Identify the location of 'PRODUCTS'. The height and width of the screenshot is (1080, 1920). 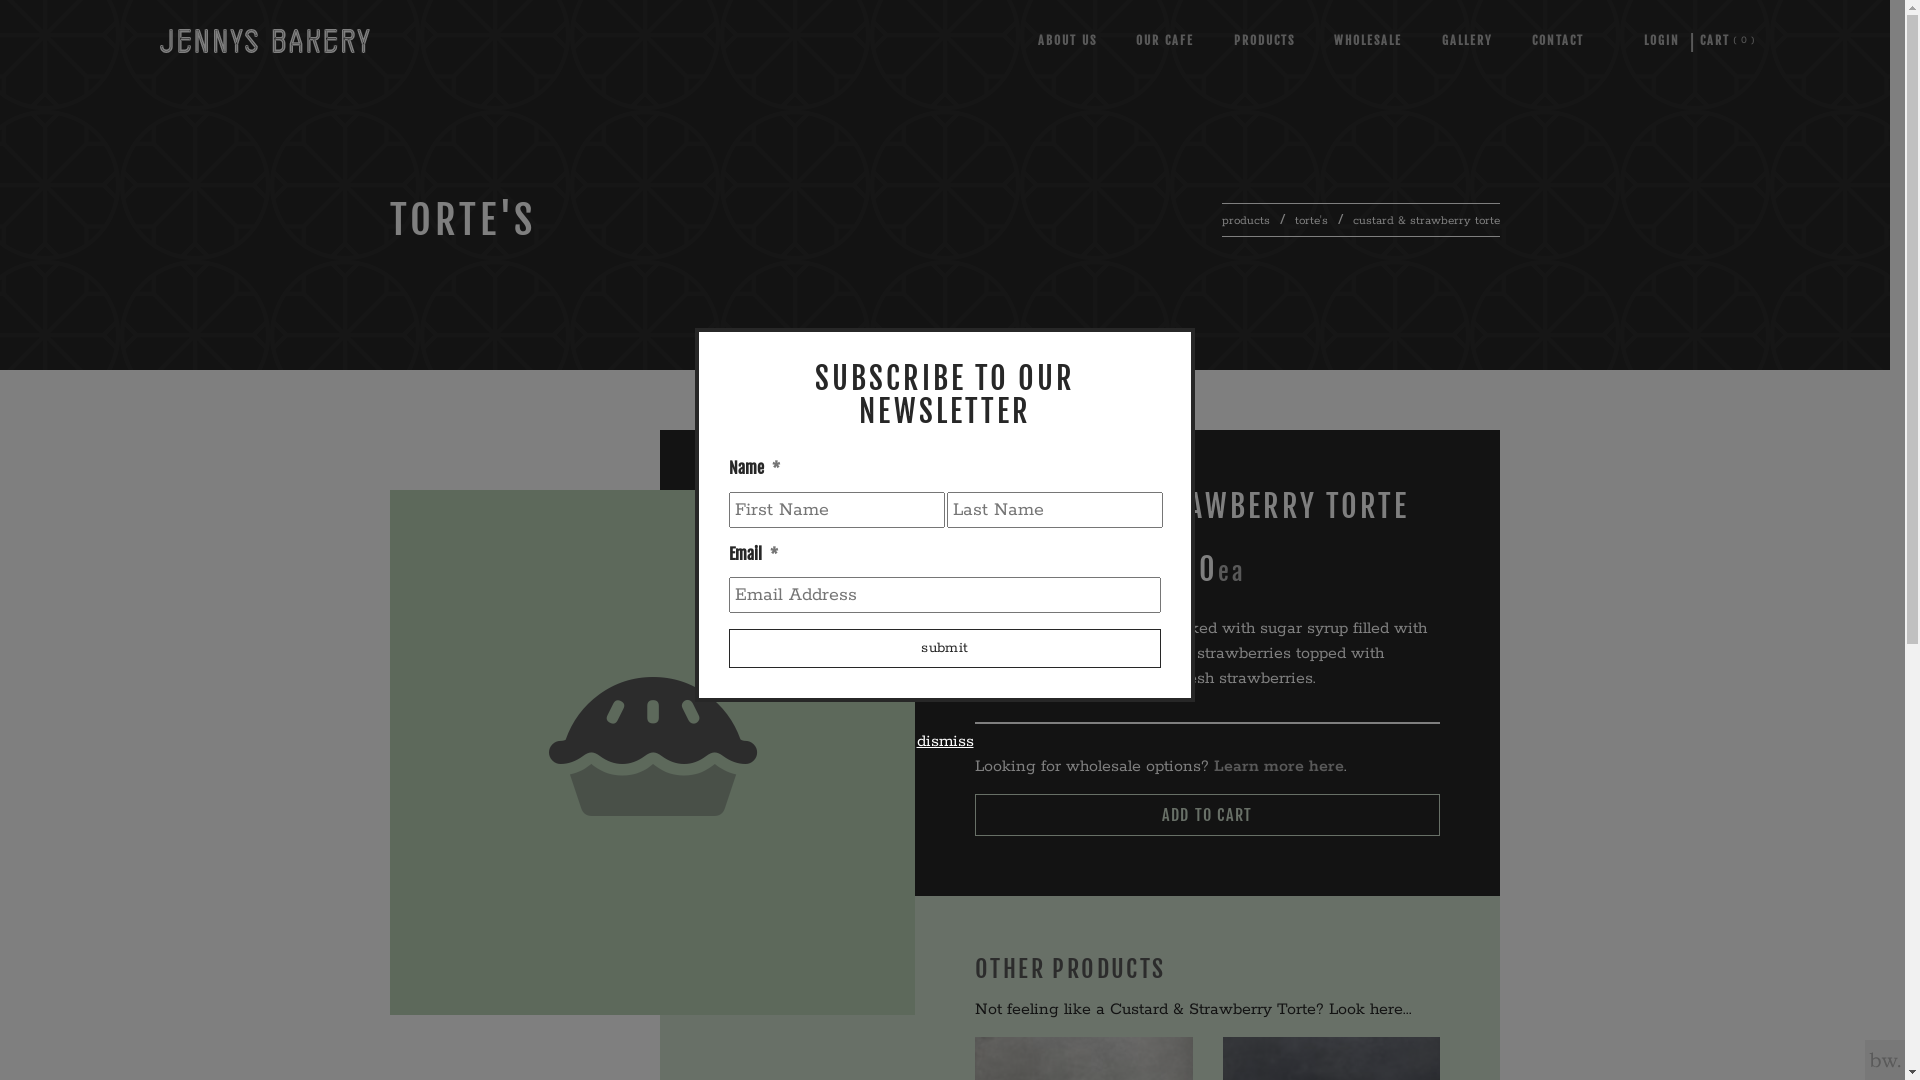
(1263, 40).